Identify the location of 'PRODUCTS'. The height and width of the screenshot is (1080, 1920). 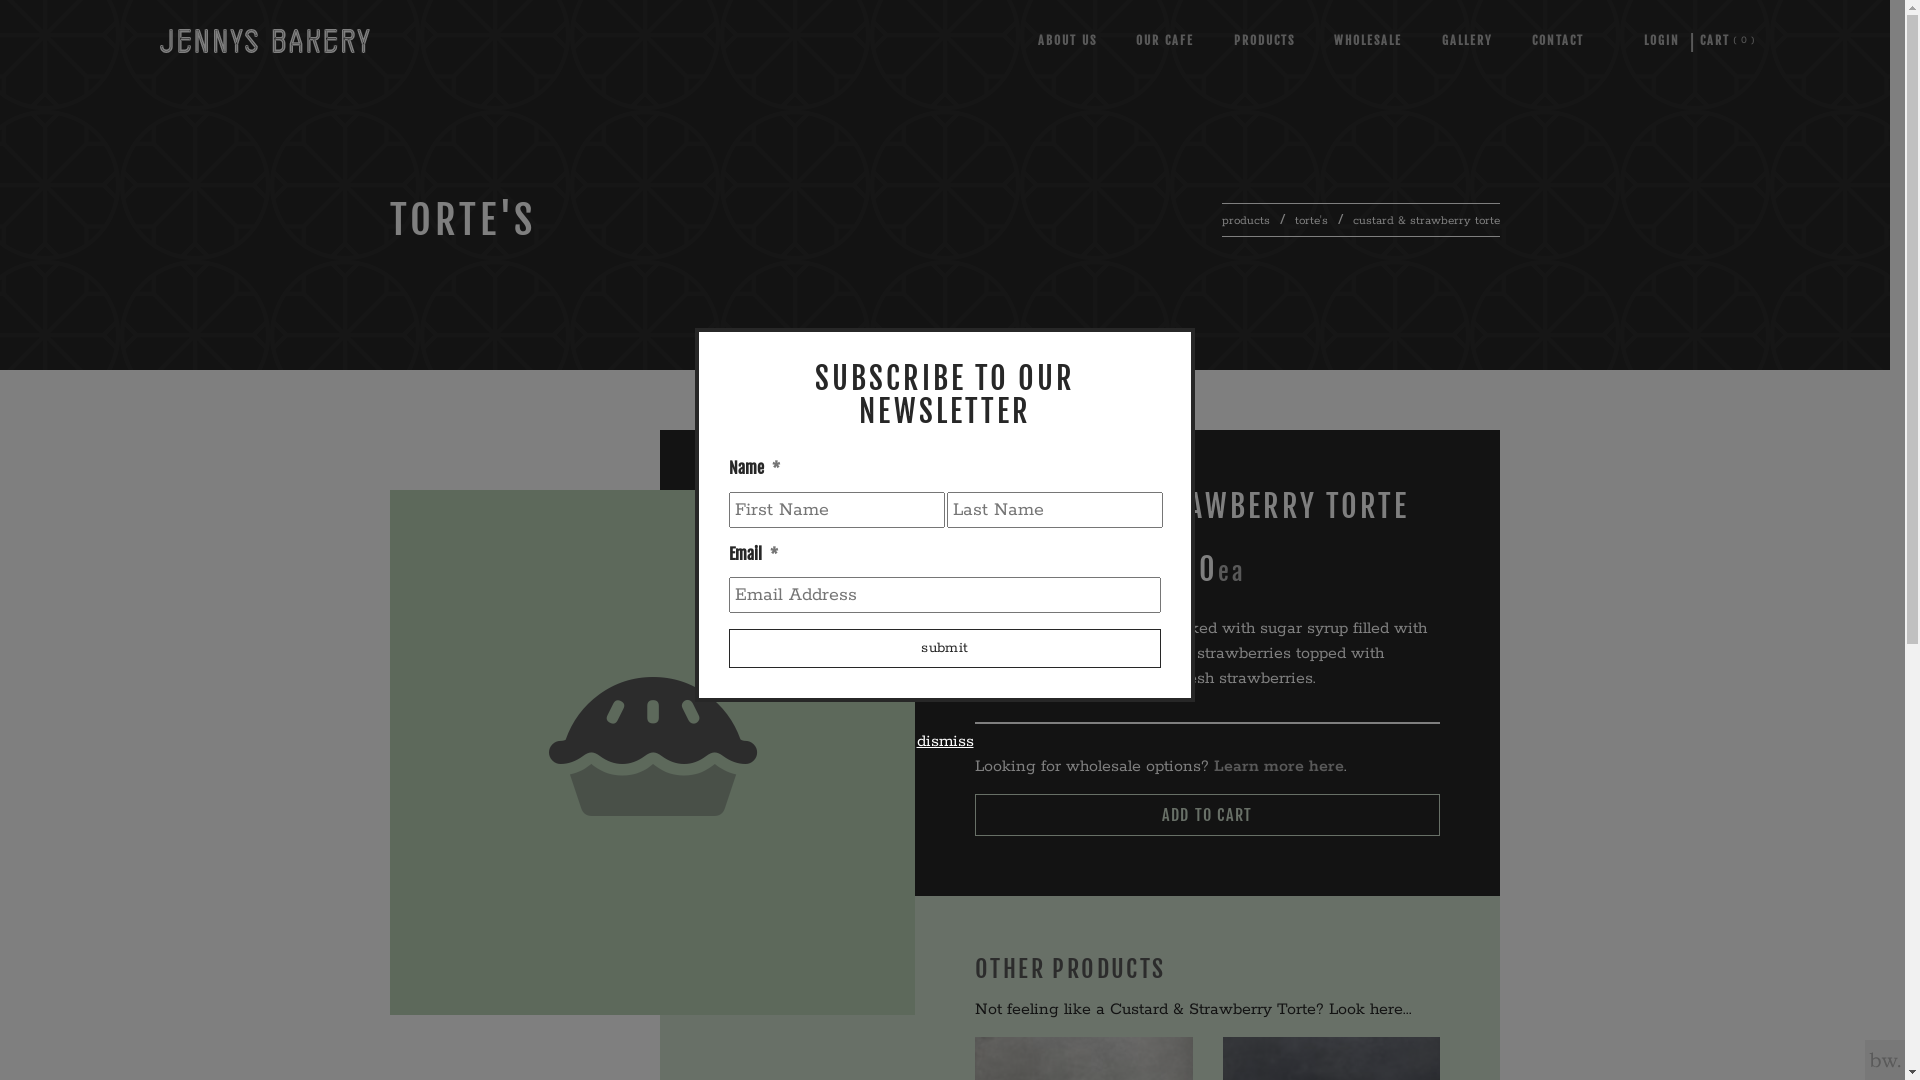
(1263, 40).